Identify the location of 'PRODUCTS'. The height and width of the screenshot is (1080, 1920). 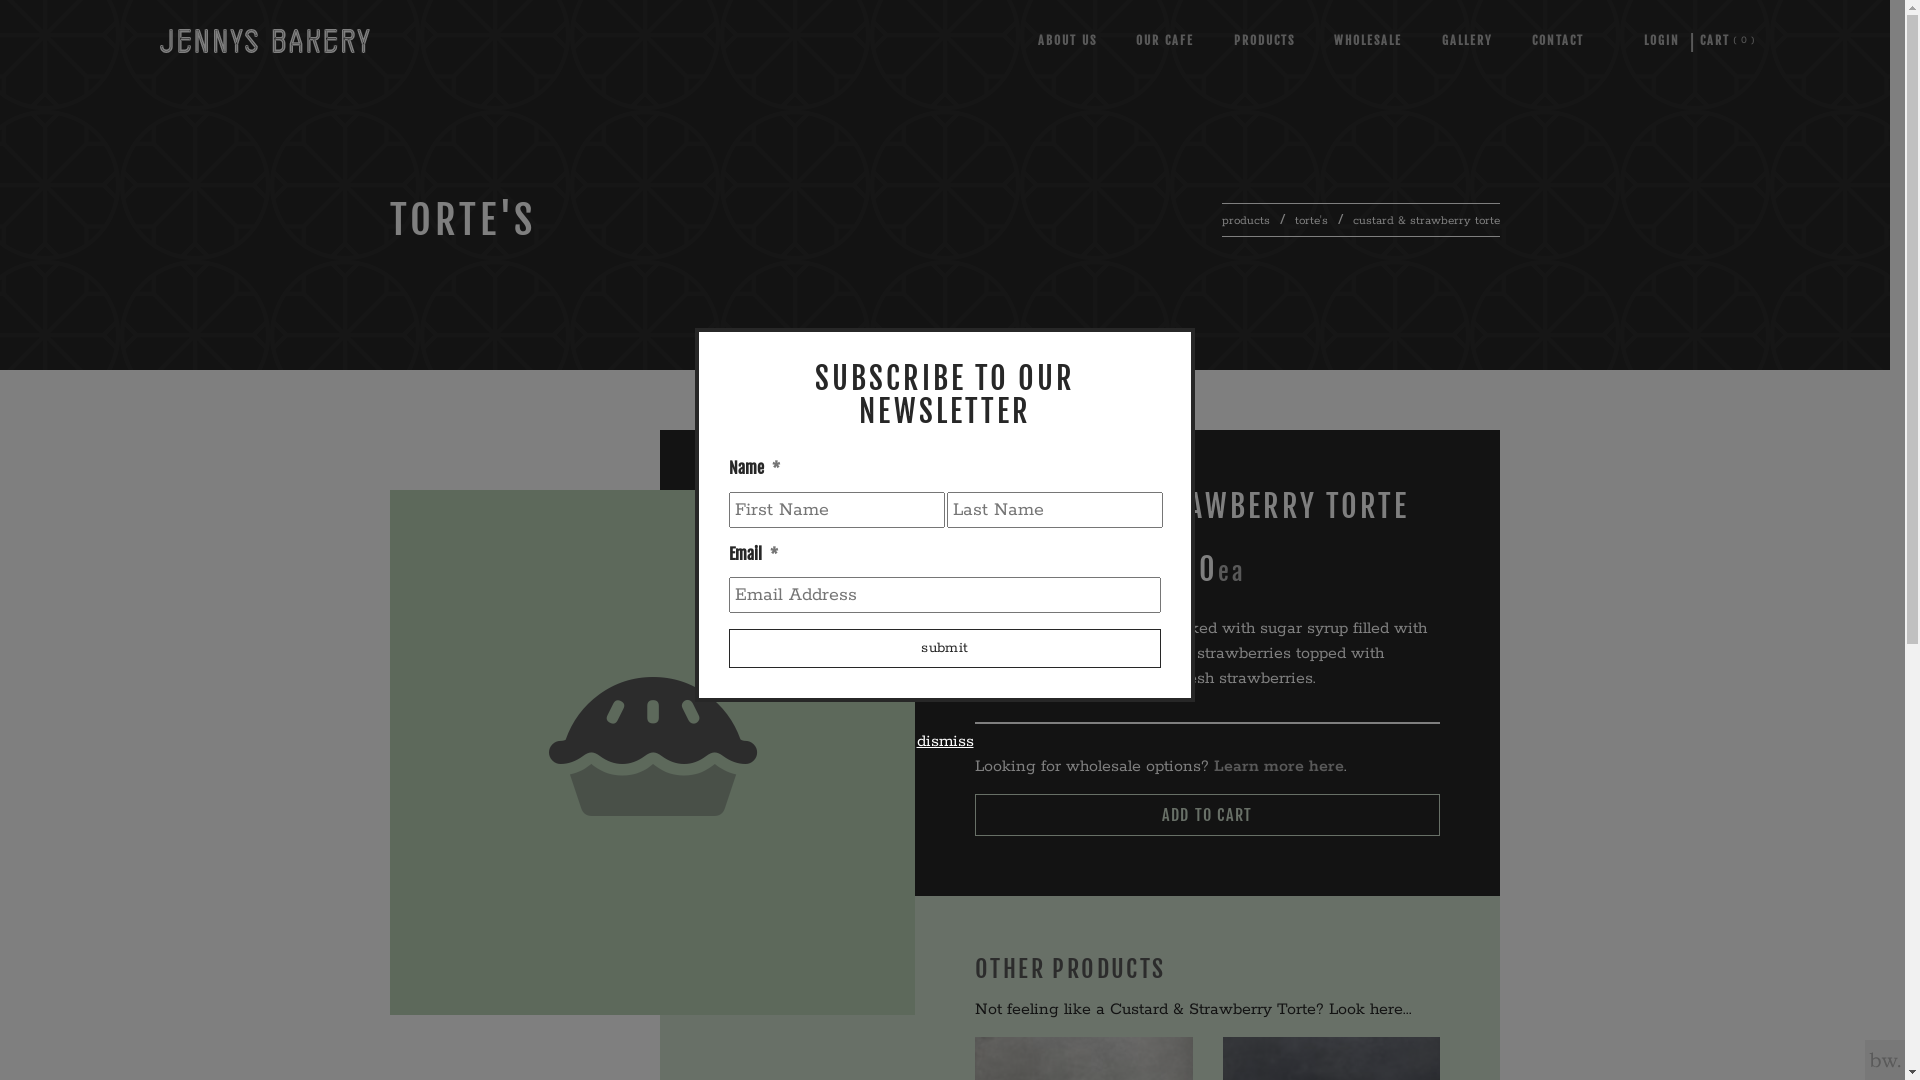
(1263, 40).